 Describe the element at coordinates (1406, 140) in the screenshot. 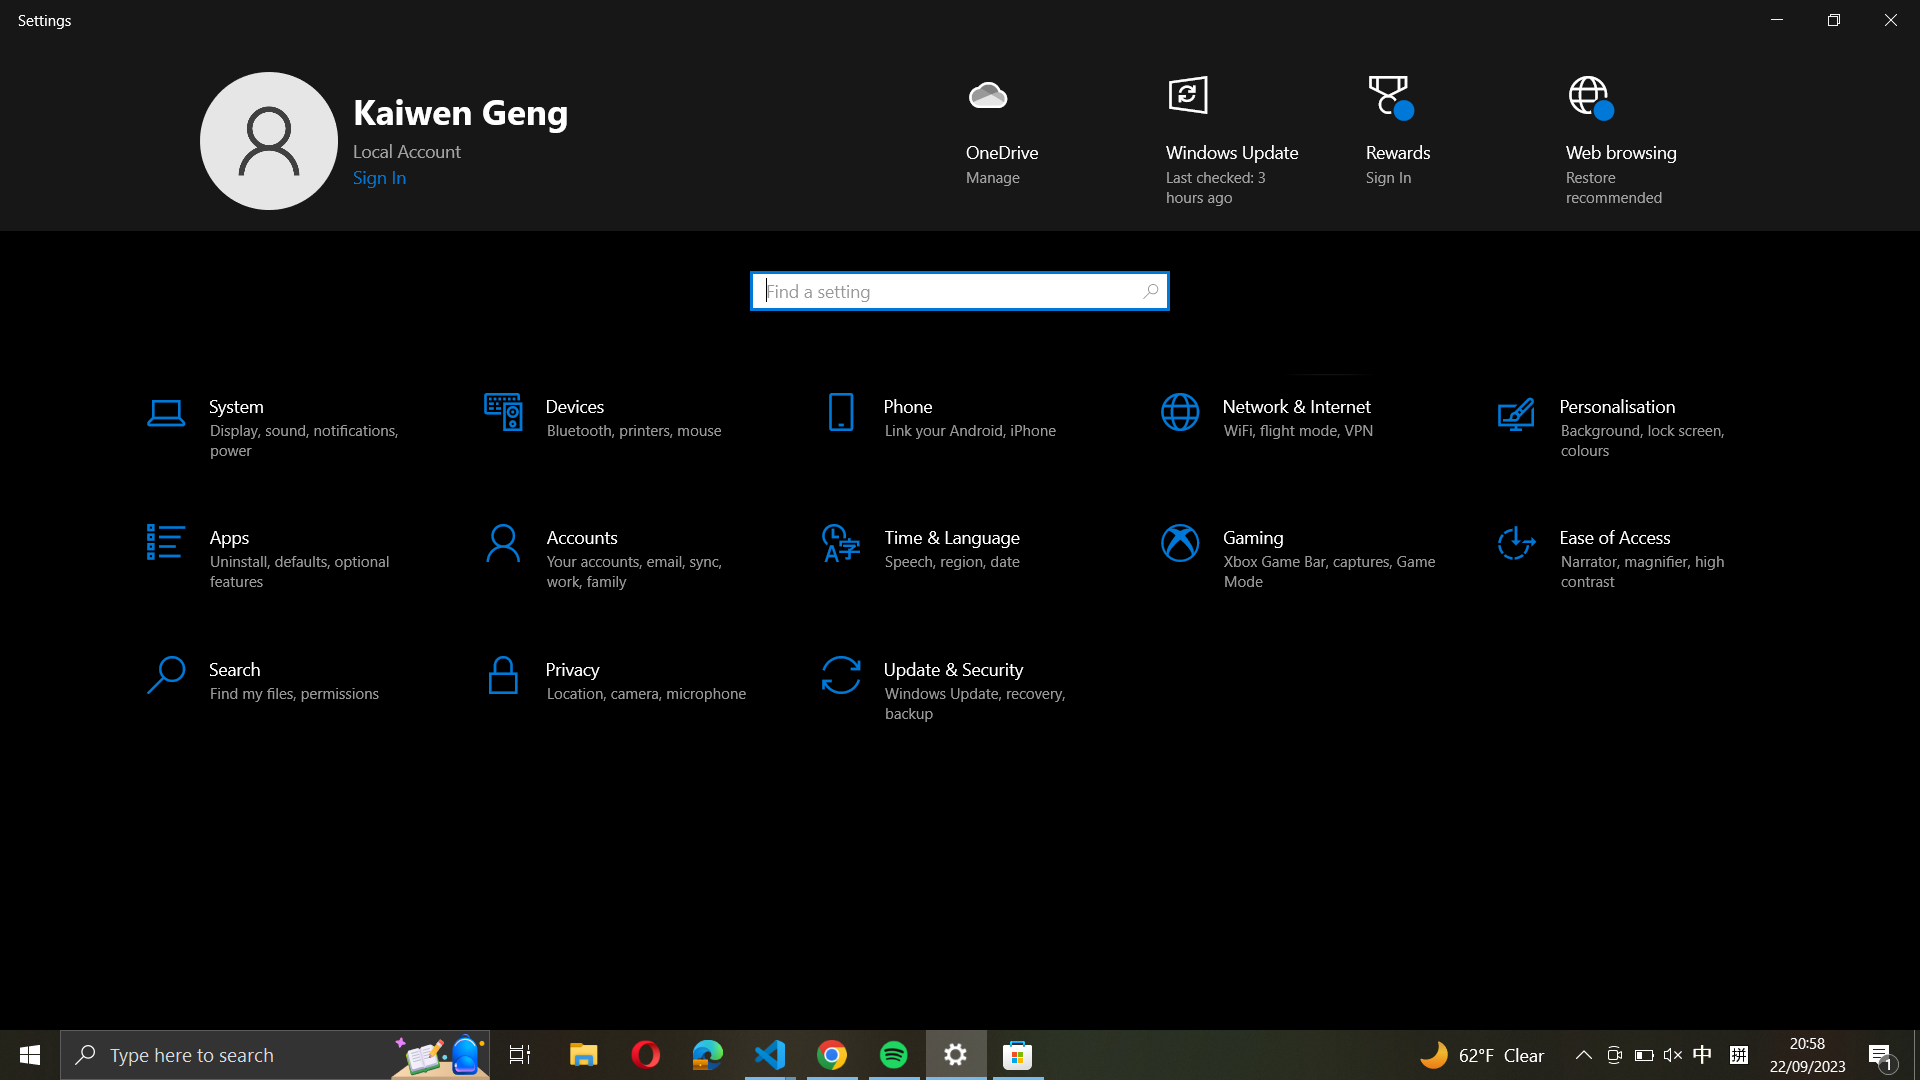

I see `Carry out a click action on "Rewards` at that location.